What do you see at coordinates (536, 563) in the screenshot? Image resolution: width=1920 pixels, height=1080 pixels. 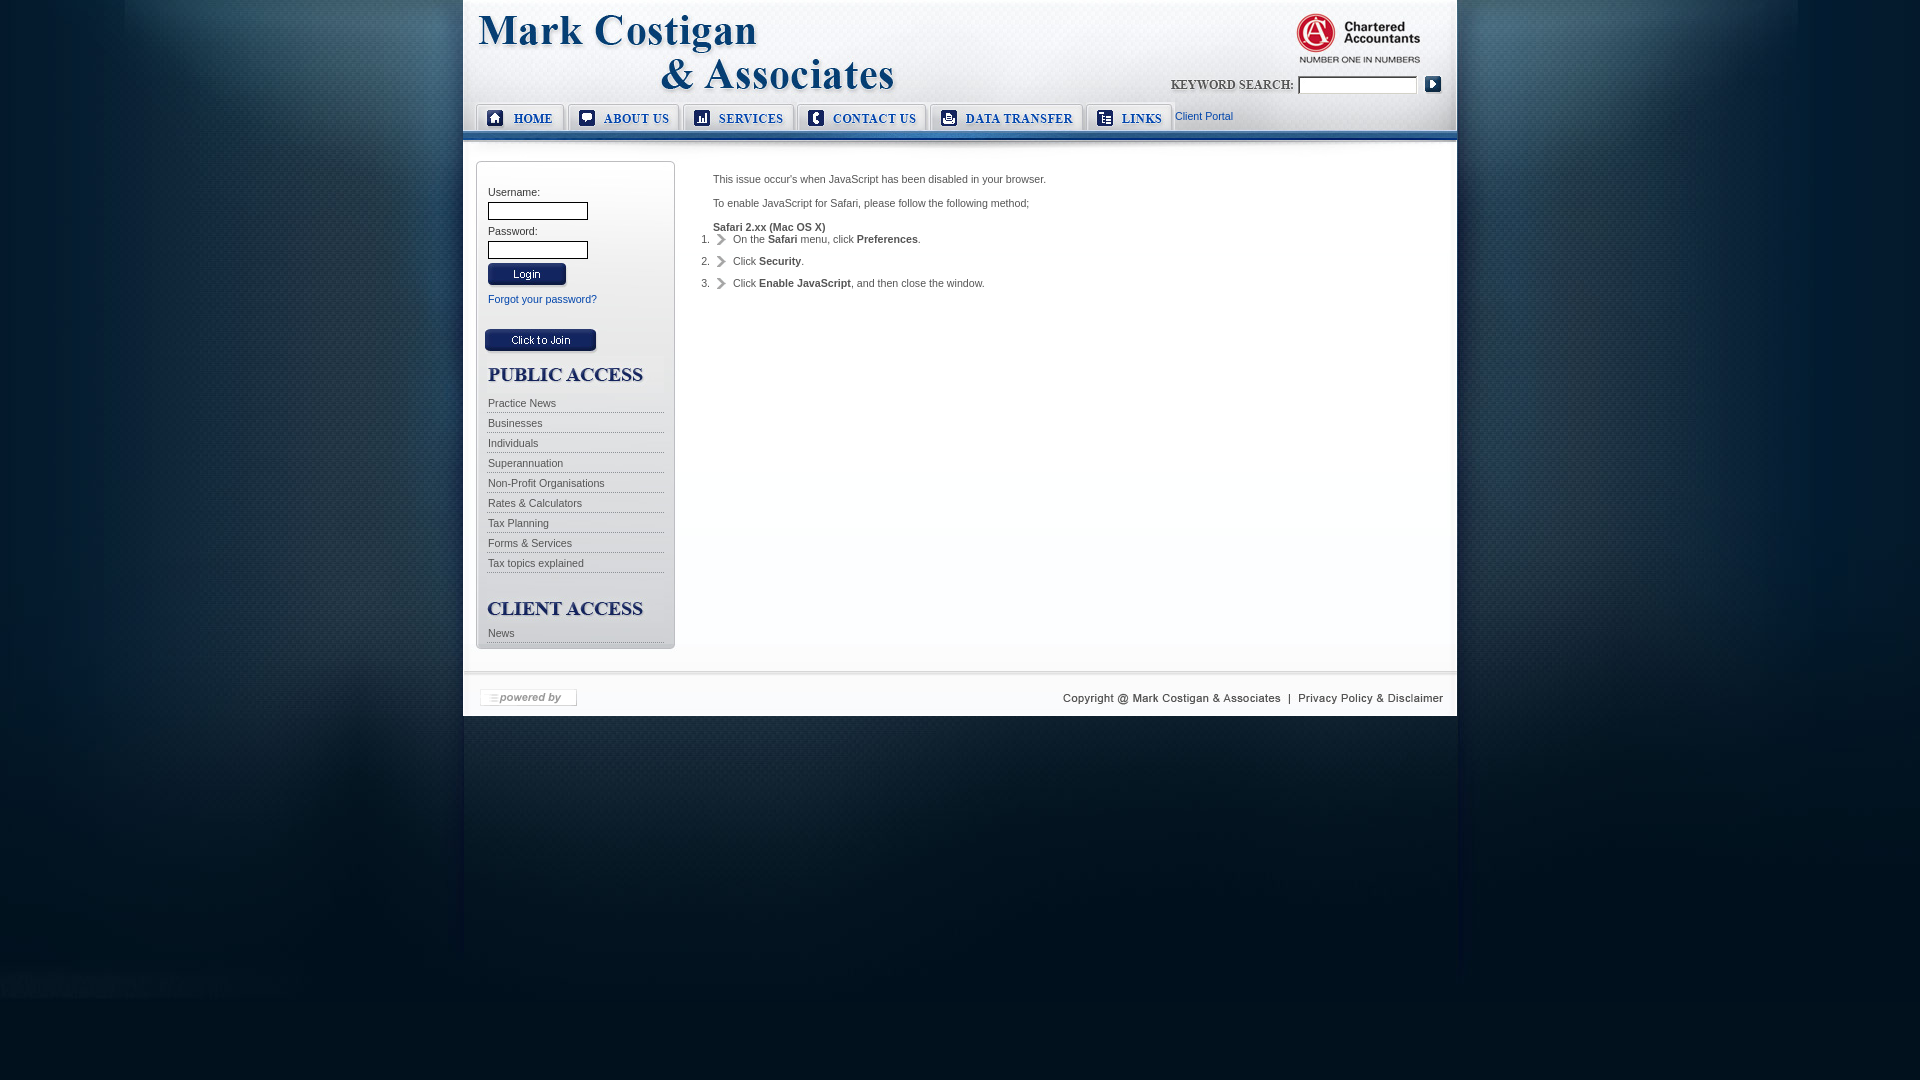 I see `'Tax topics explained'` at bounding box center [536, 563].